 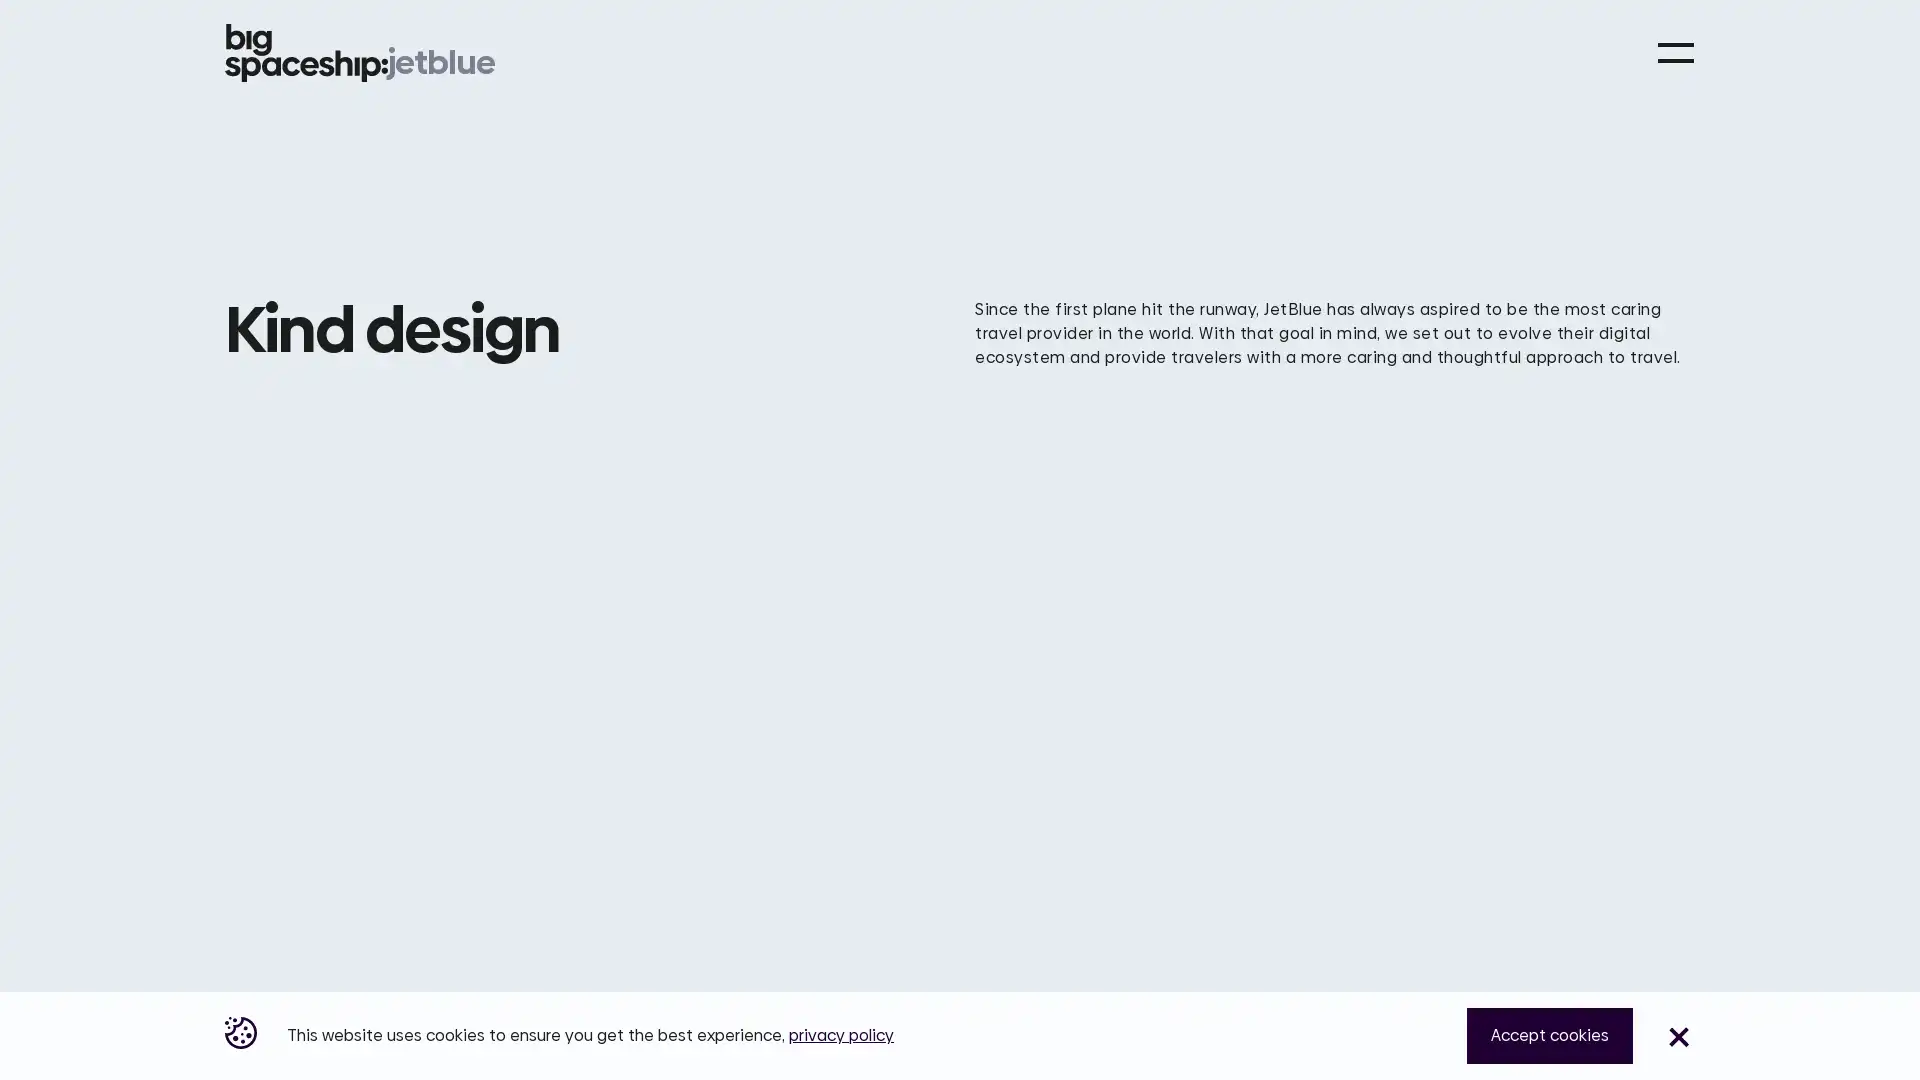 I want to click on Close, so click(x=1679, y=1036).